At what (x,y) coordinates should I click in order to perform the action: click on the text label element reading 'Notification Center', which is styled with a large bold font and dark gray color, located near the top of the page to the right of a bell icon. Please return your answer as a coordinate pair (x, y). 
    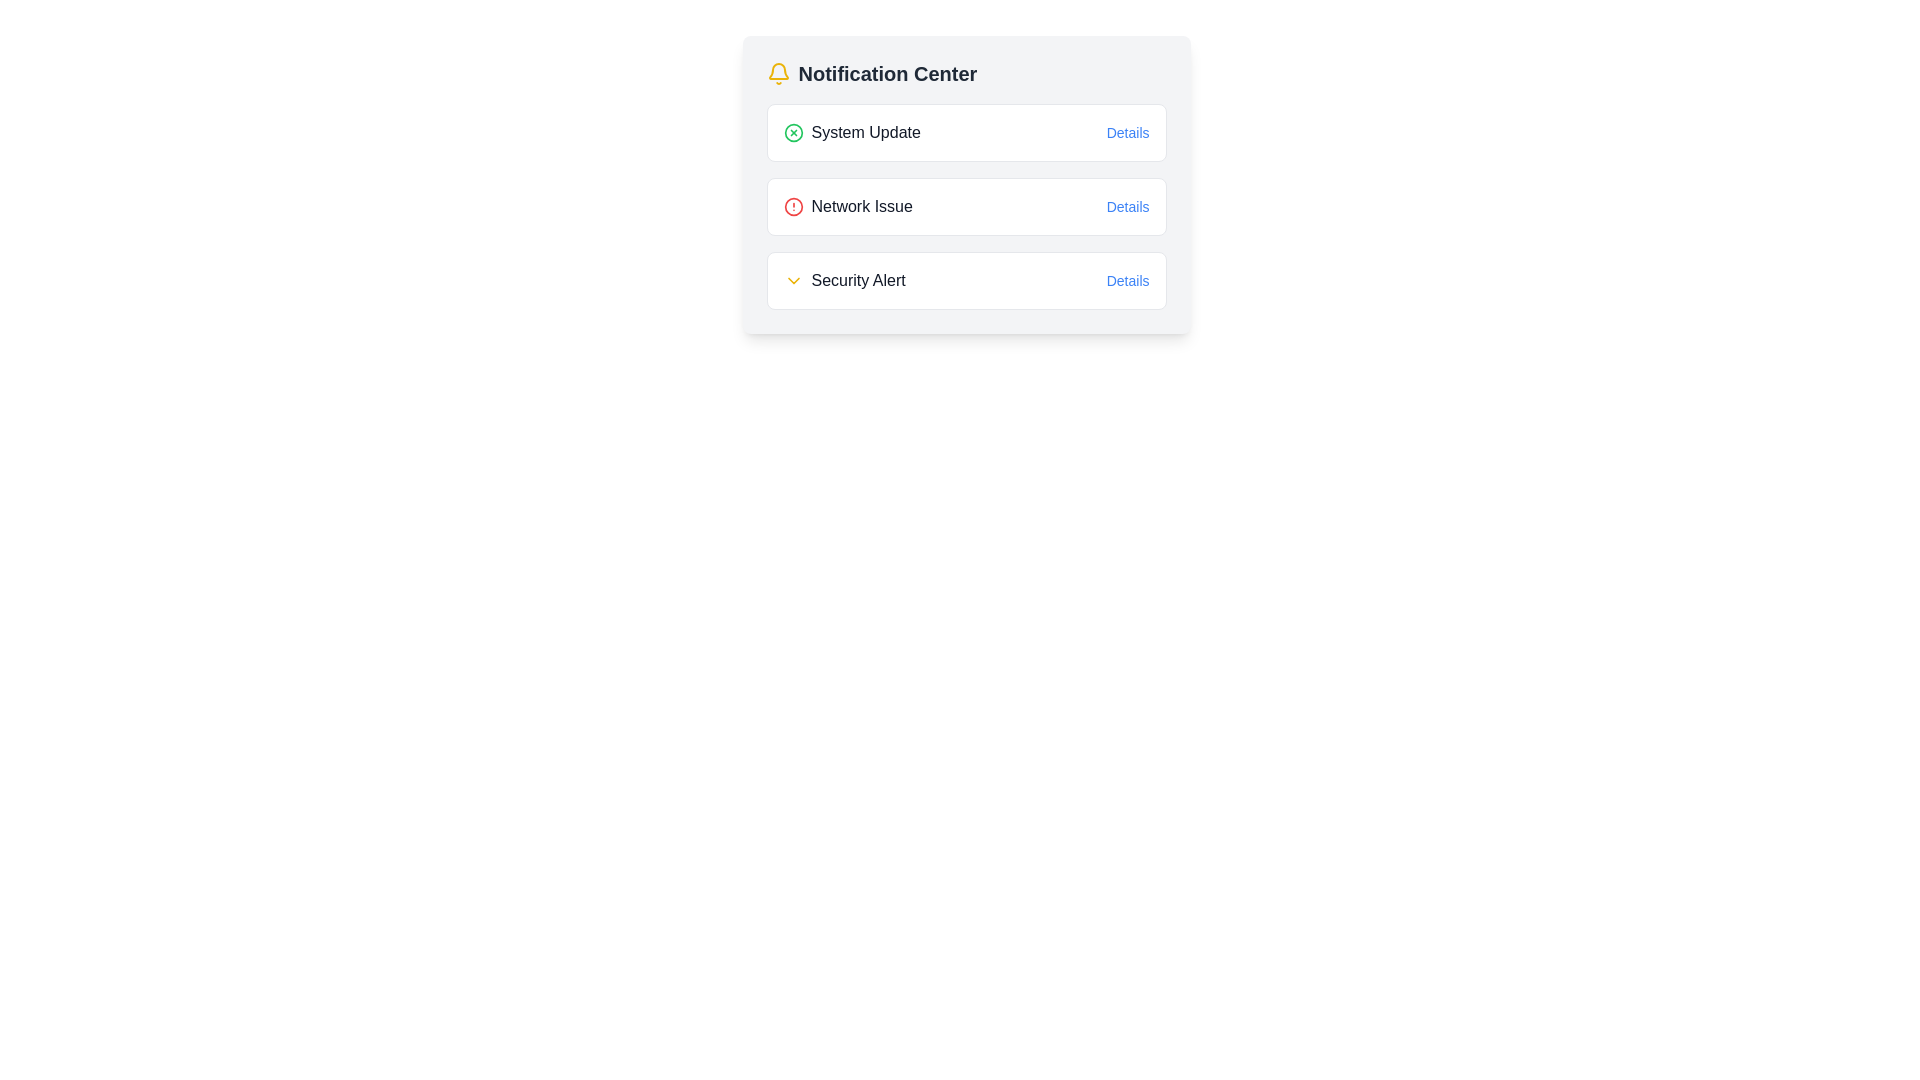
    Looking at the image, I should click on (887, 72).